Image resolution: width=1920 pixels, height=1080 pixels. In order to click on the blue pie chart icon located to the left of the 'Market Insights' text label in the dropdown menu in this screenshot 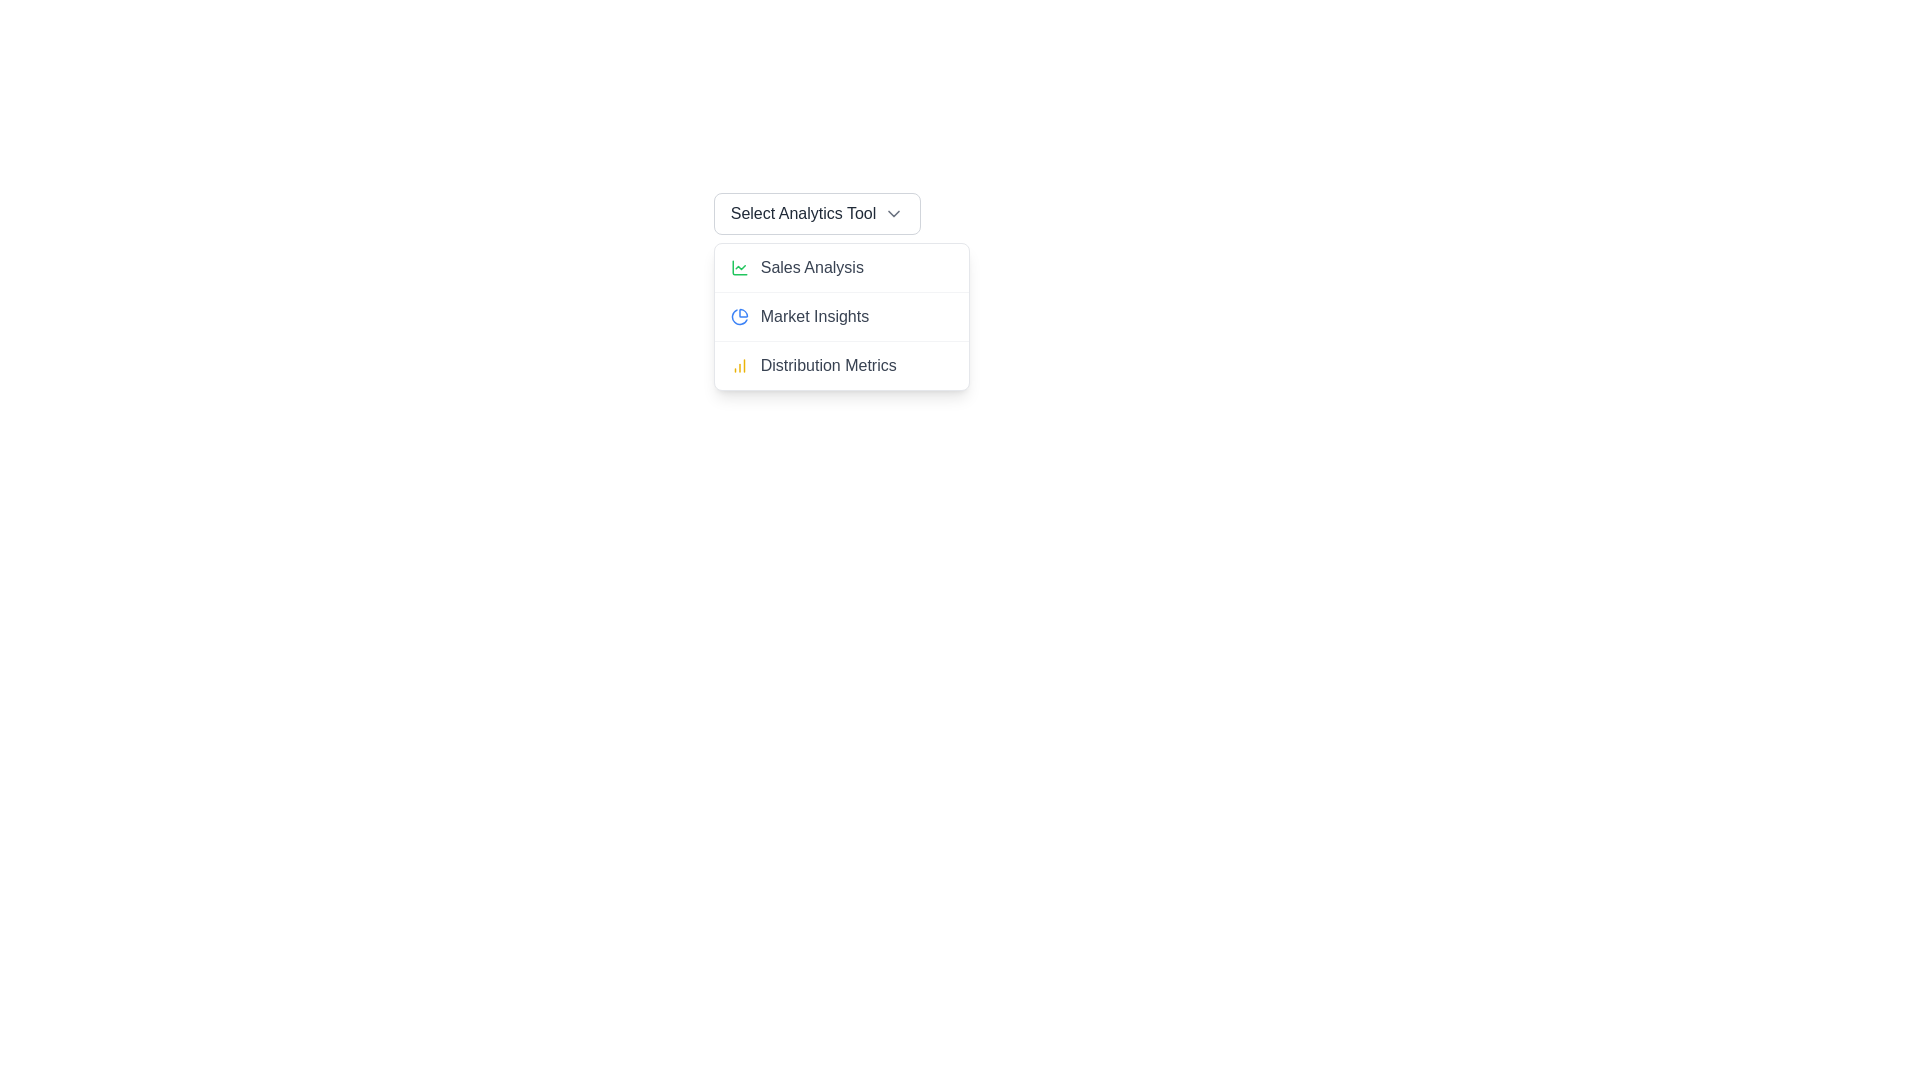, I will do `click(738, 315)`.